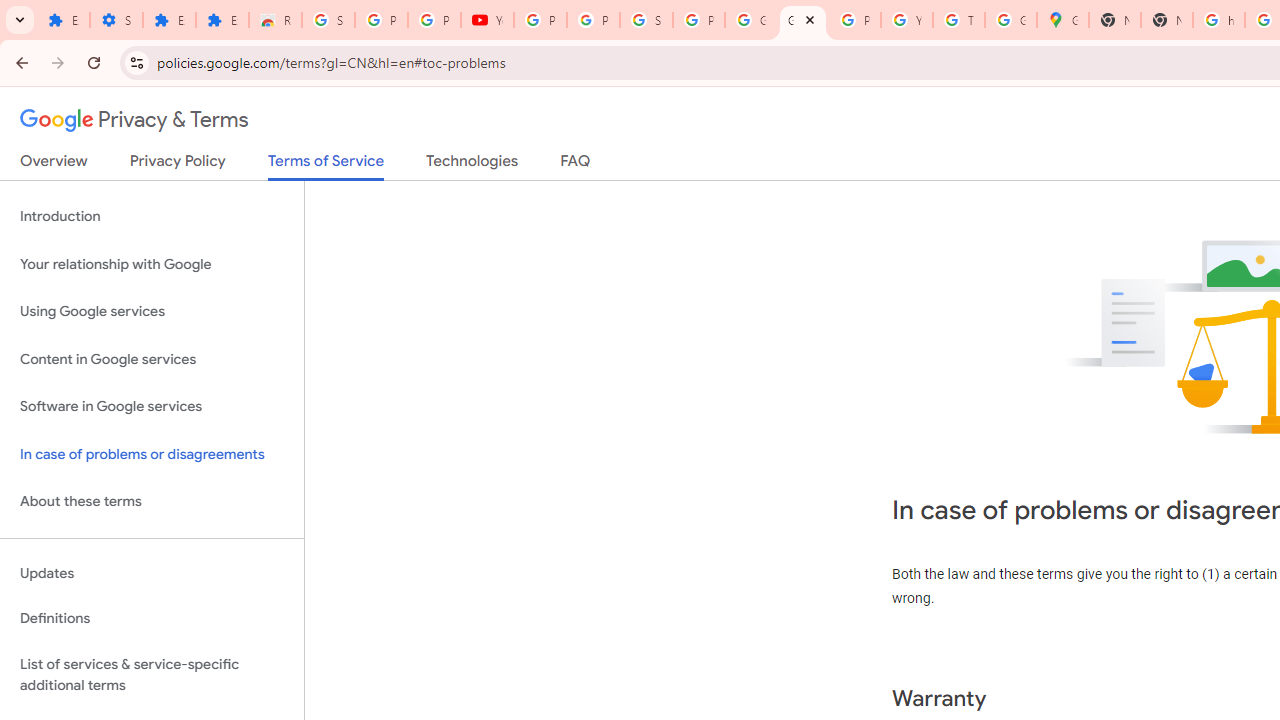 The height and width of the screenshot is (720, 1280). What do you see at coordinates (1062, 20) in the screenshot?
I see `'Google Maps'` at bounding box center [1062, 20].